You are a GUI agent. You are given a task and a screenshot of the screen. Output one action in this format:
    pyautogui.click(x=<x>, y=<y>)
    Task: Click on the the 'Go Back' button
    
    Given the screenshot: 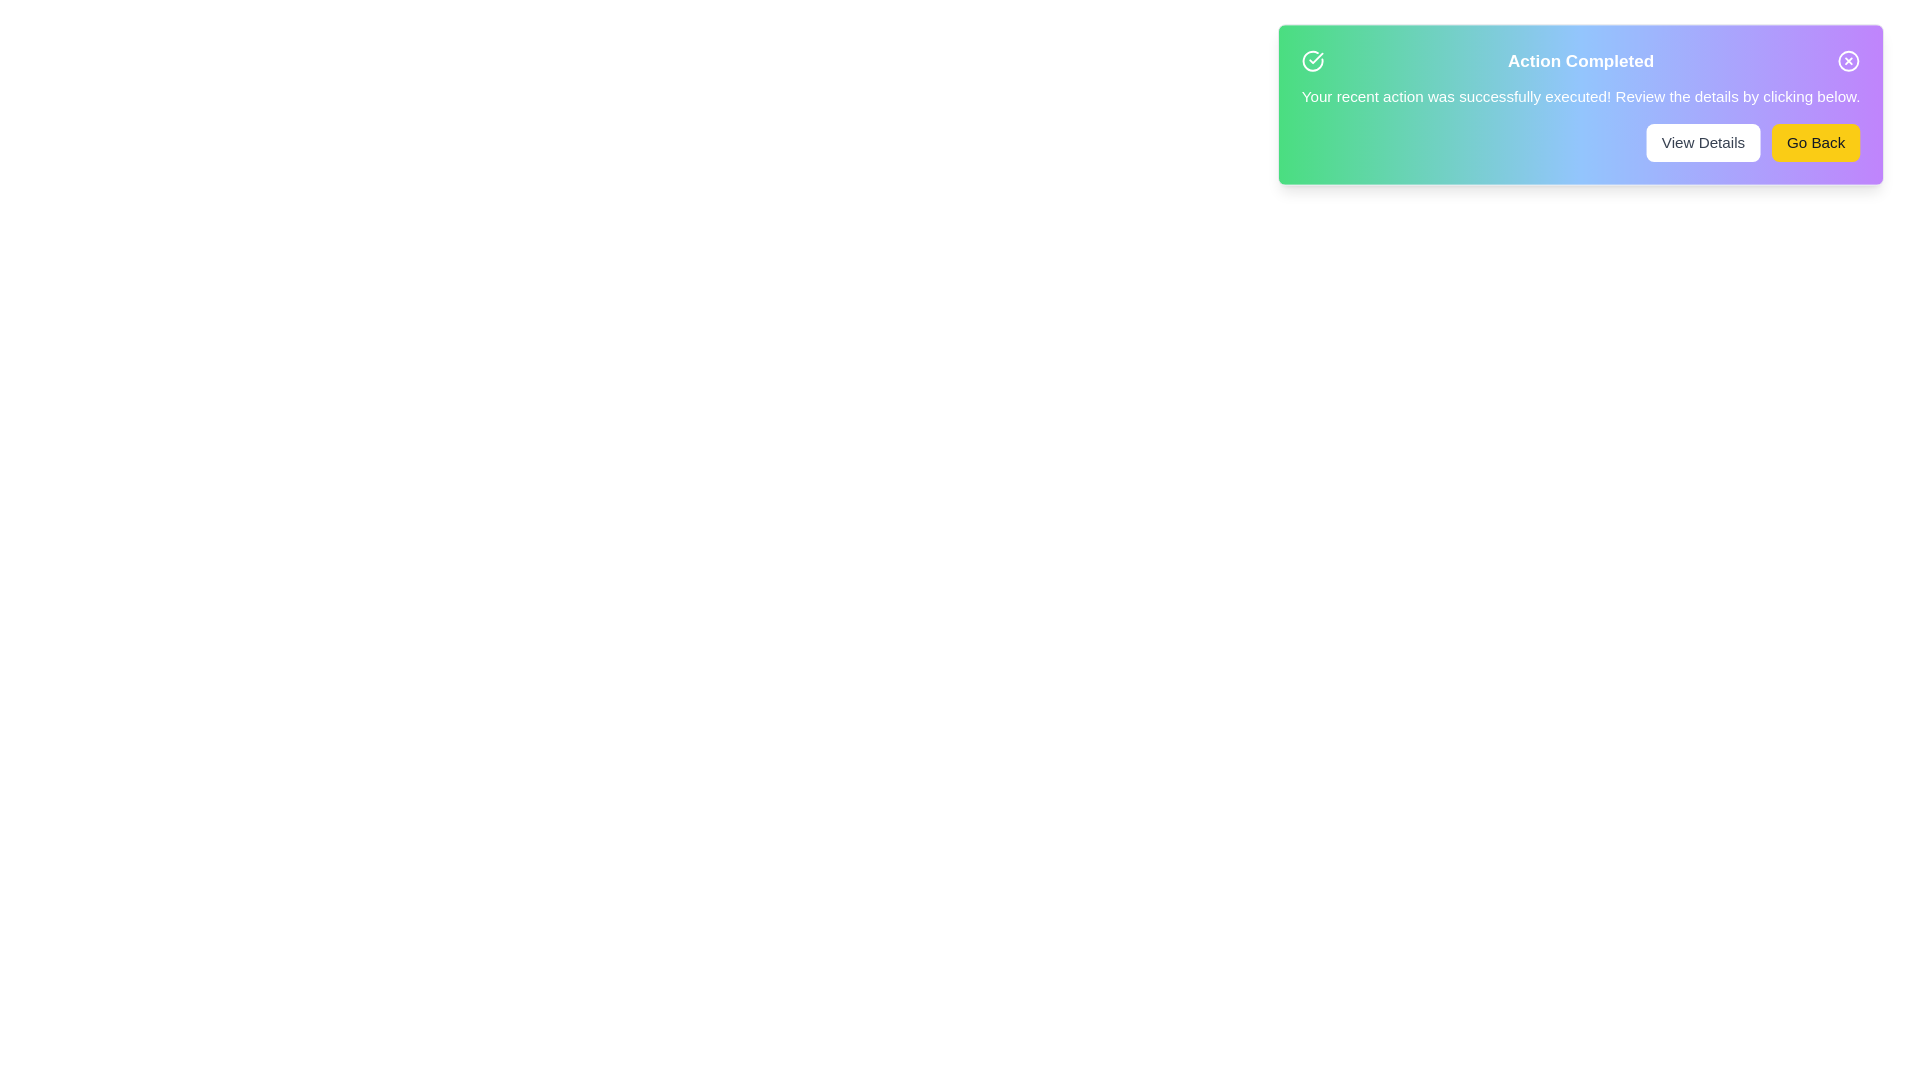 What is the action you would take?
    pyautogui.click(x=1815, y=141)
    